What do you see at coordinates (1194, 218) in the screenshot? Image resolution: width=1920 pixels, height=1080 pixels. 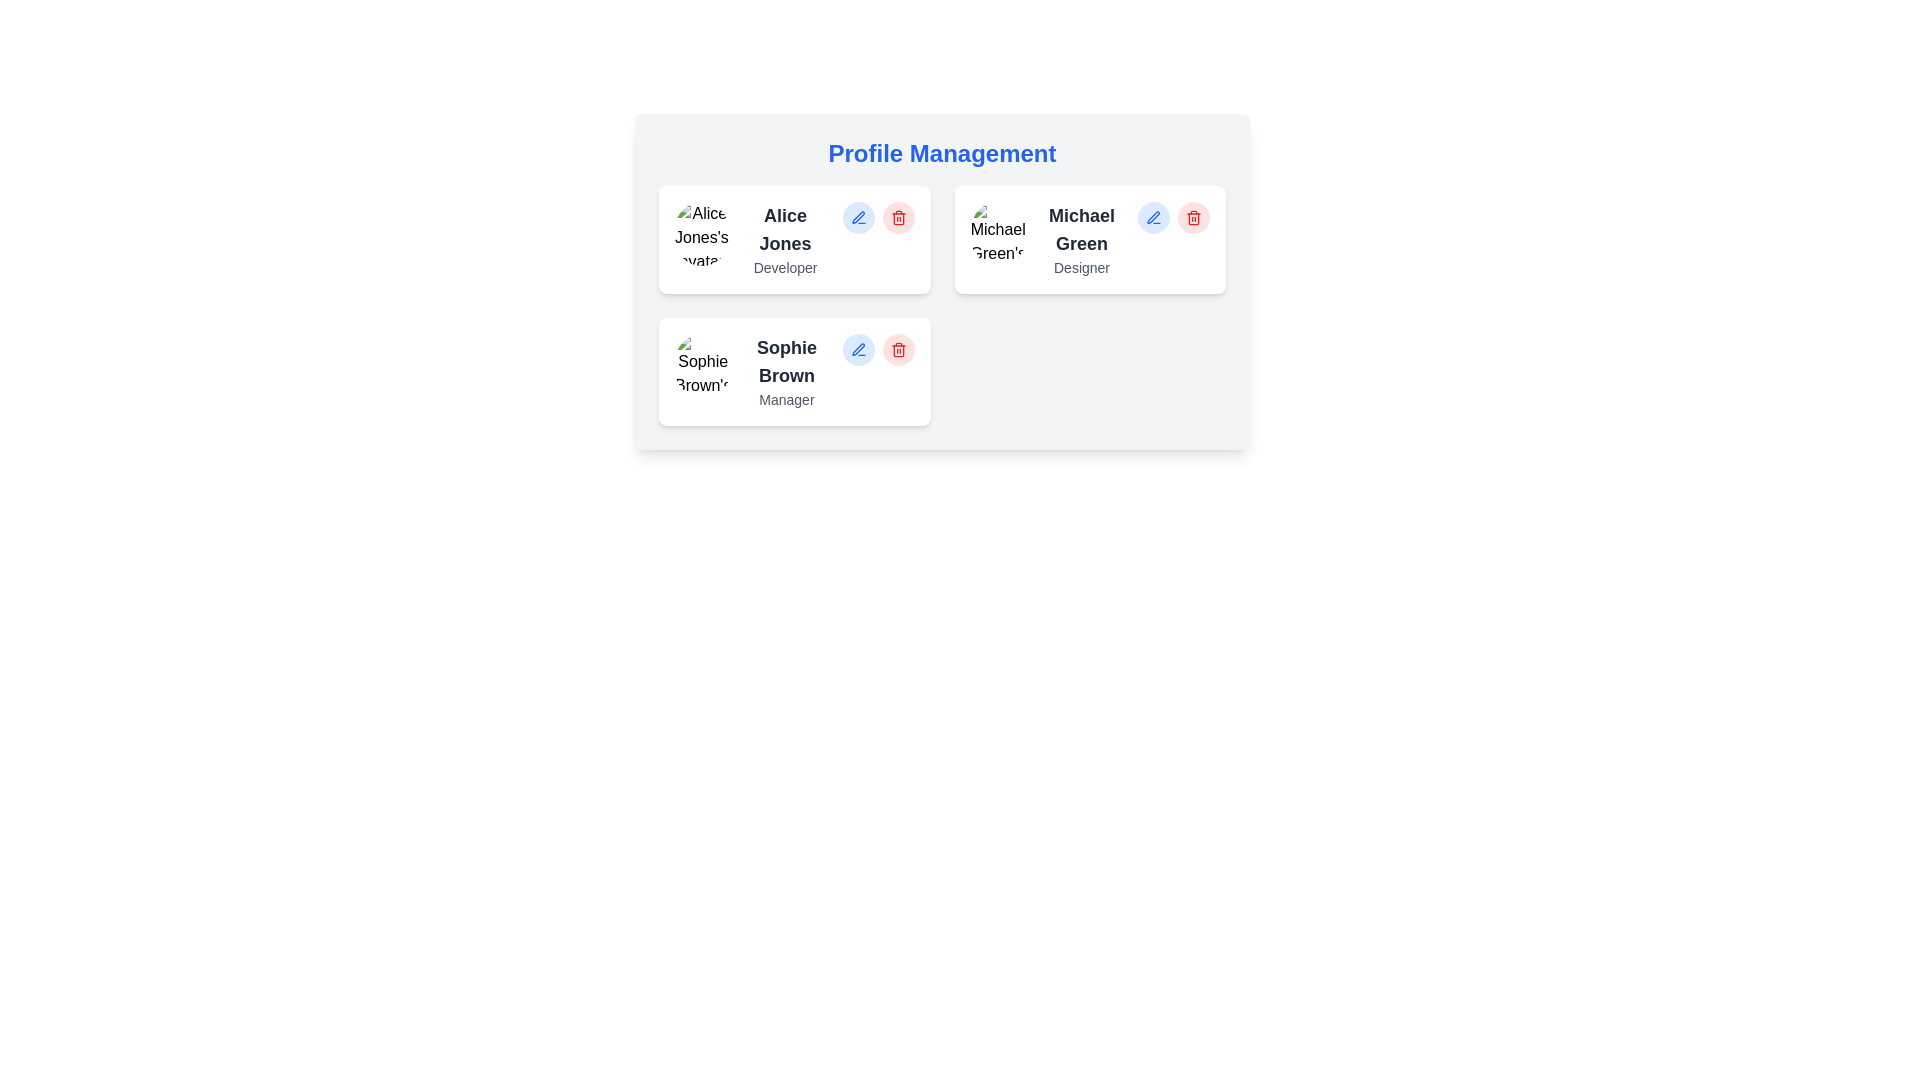 I see `the red trash bin icon button located in the top-right corner of the card for 'Michael Green'` at bounding box center [1194, 218].